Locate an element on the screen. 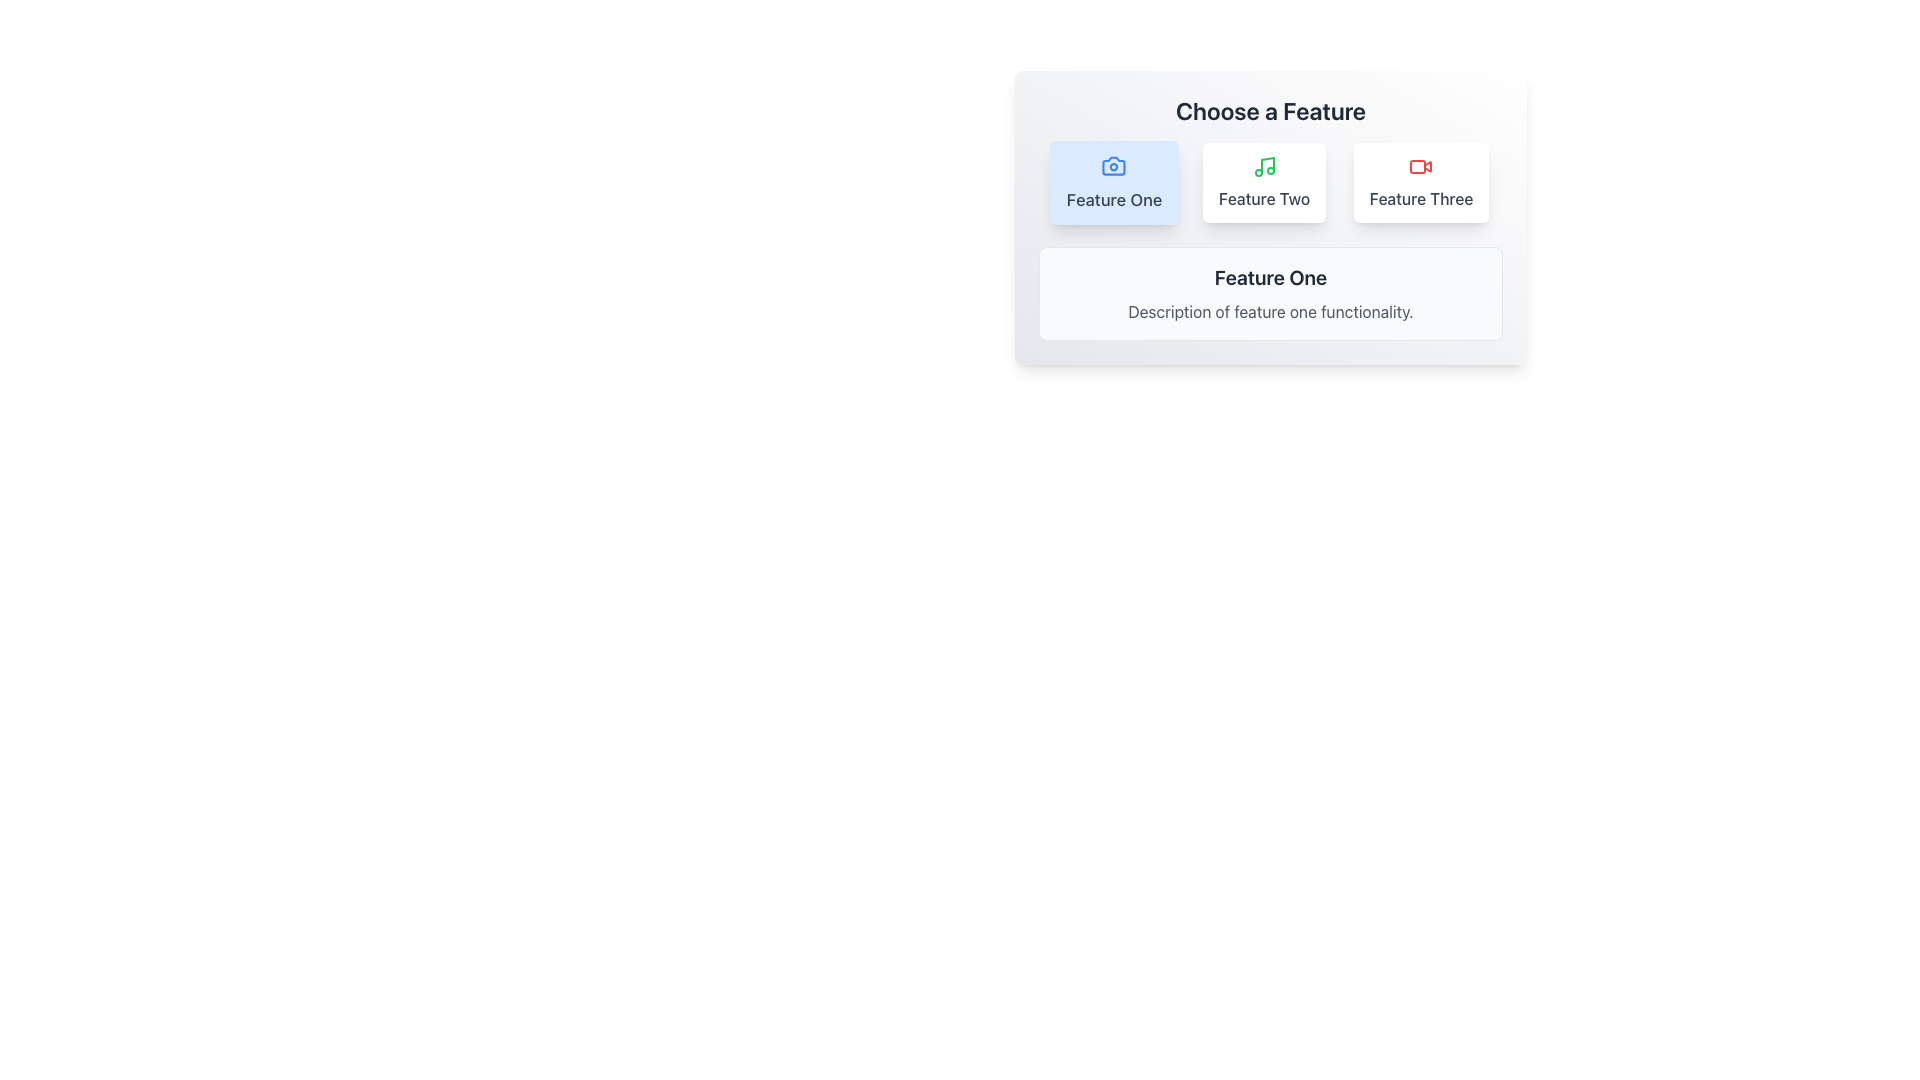 The height and width of the screenshot is (1080, 1920). the header text label that indicates the purpose of the section above the three feature buttons is located at coordinates (1270, 111).